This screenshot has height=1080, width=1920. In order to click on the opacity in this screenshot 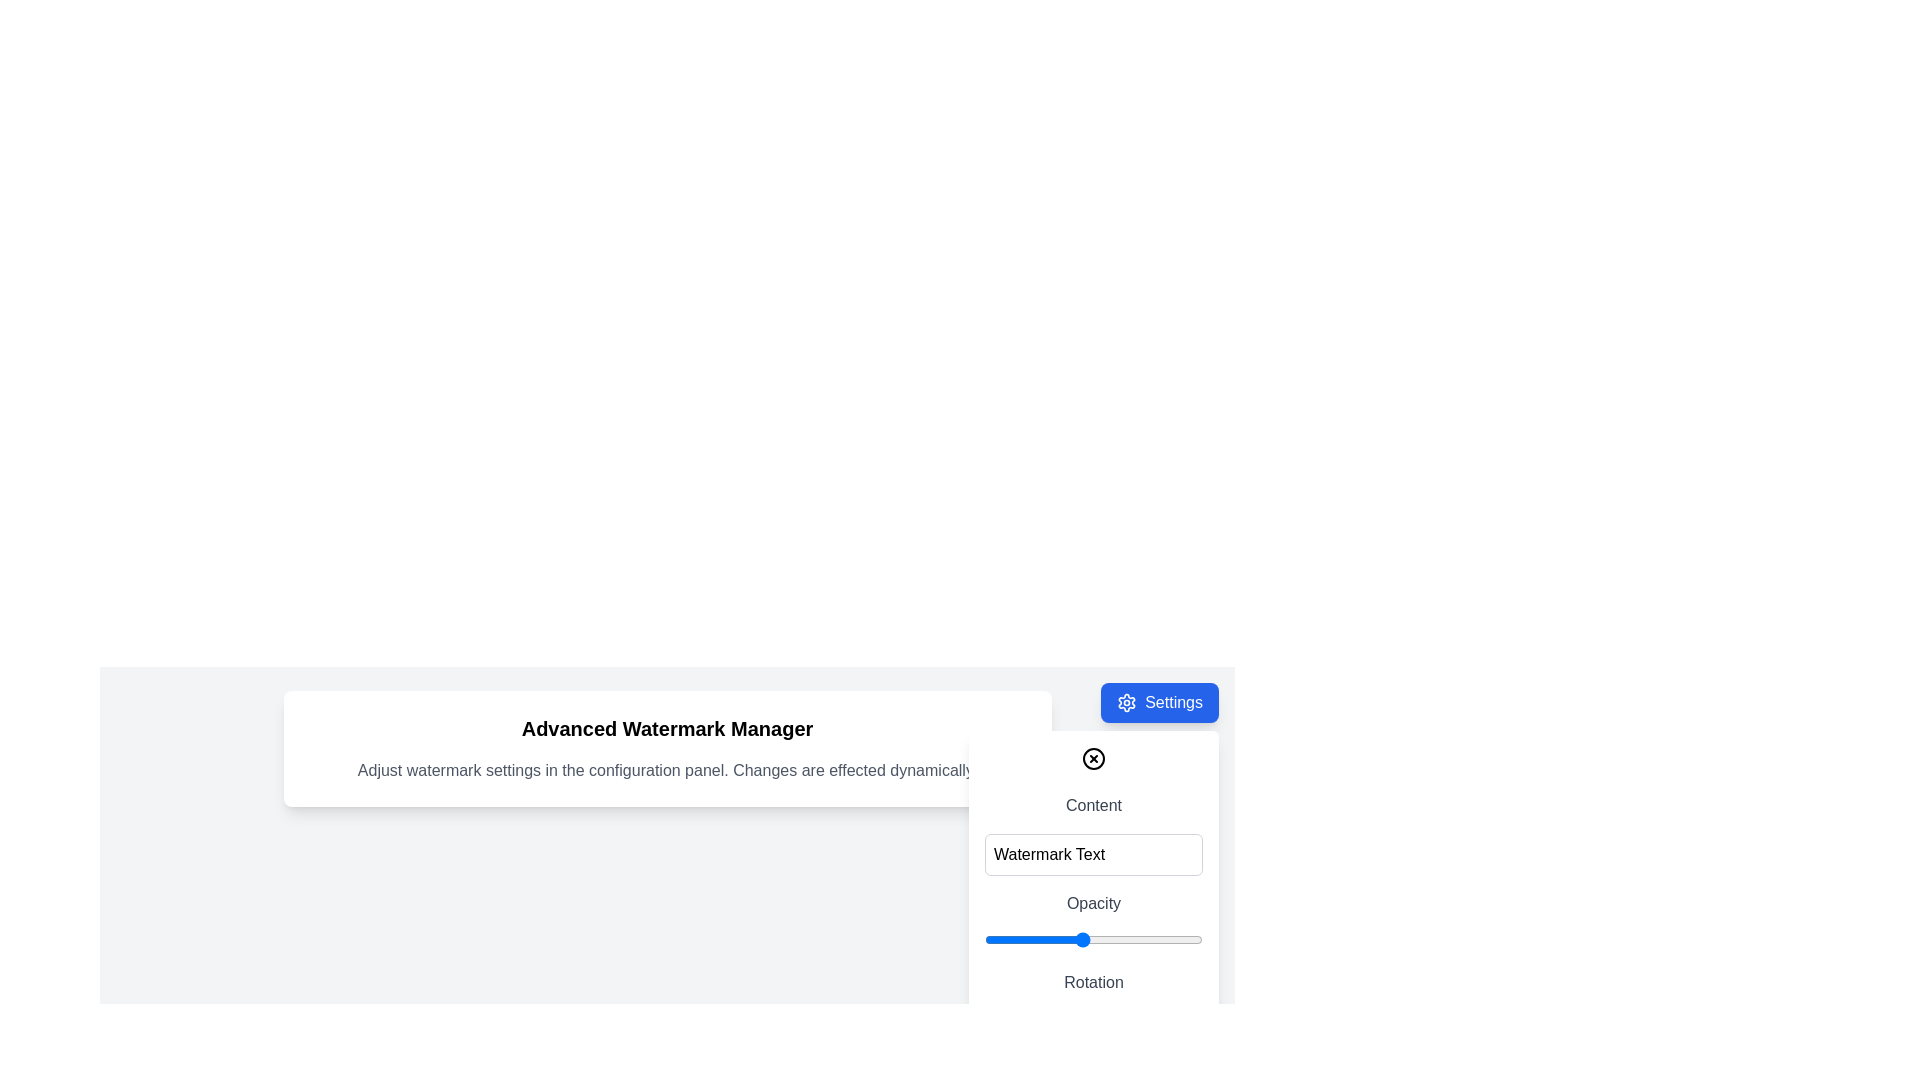, I will do `click(960, 940)`.